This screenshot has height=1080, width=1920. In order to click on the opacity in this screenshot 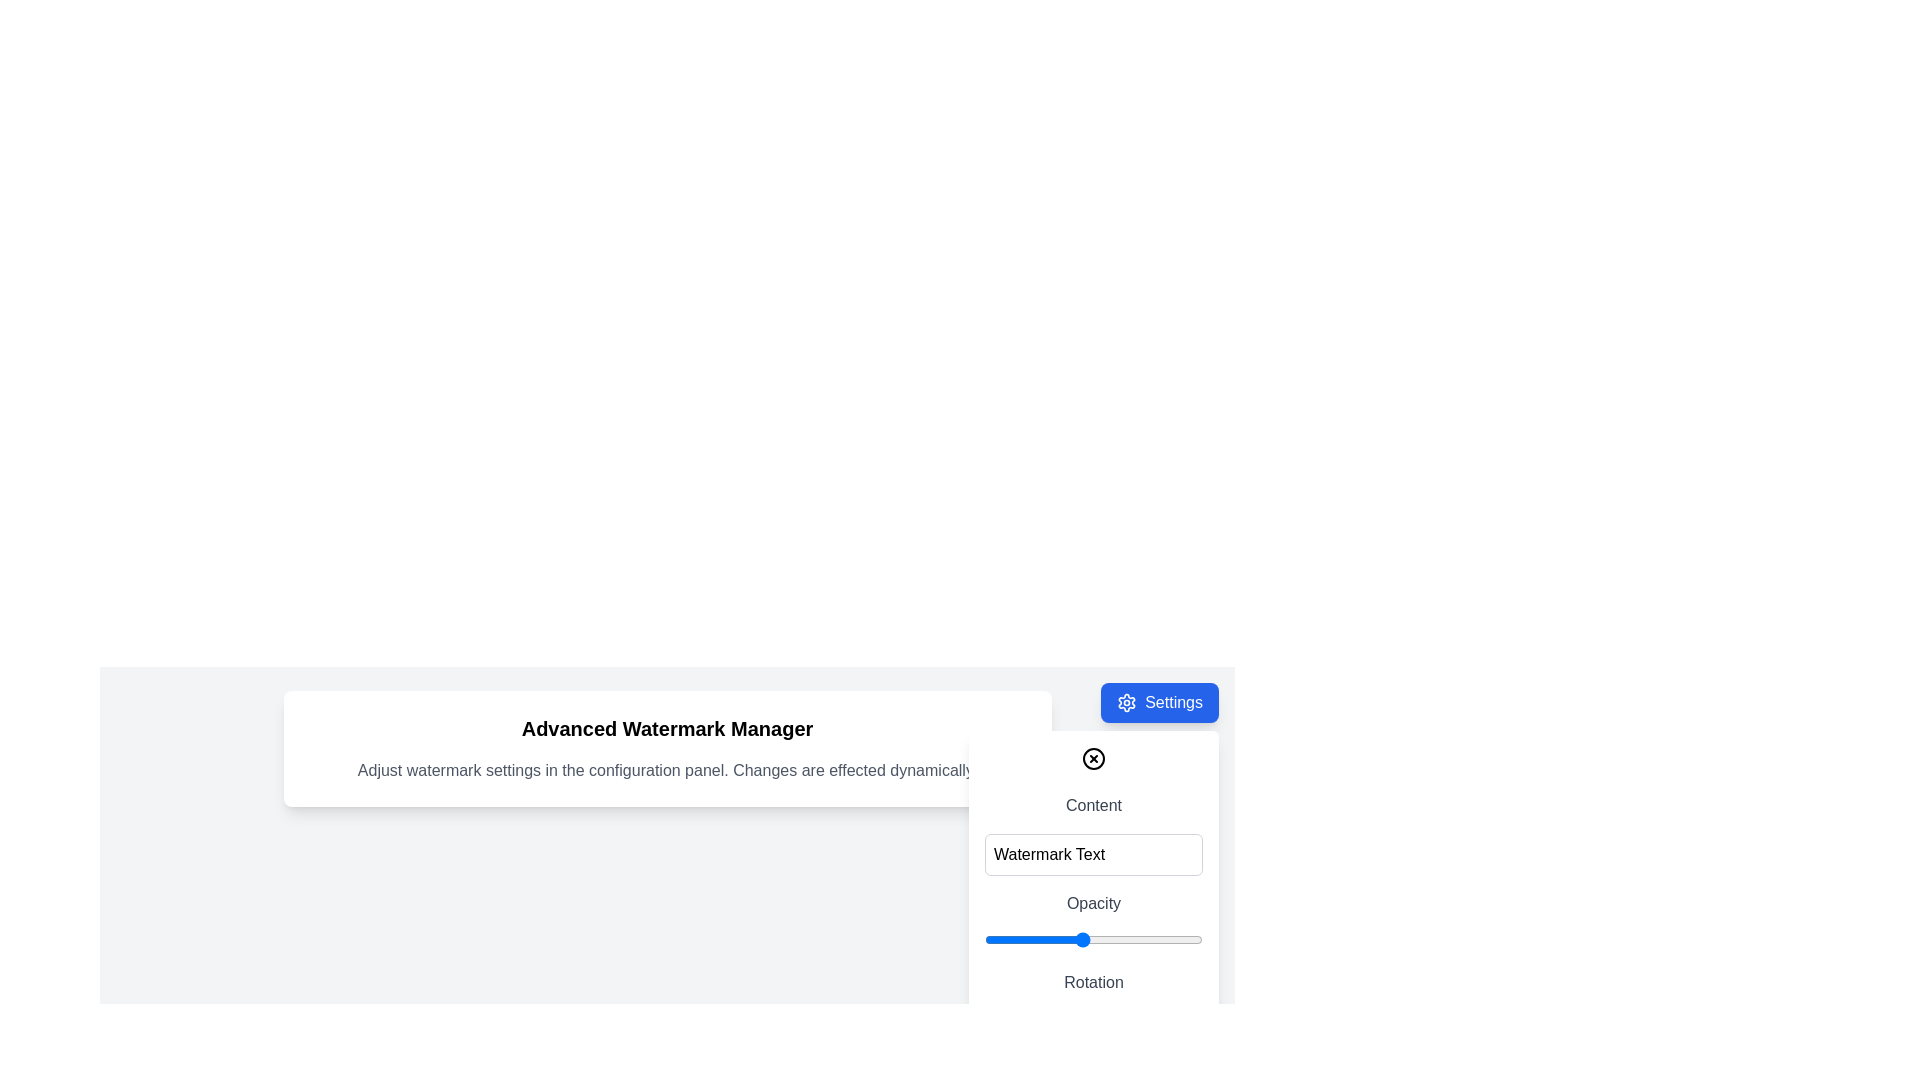, I will do `click(960, 940)`.